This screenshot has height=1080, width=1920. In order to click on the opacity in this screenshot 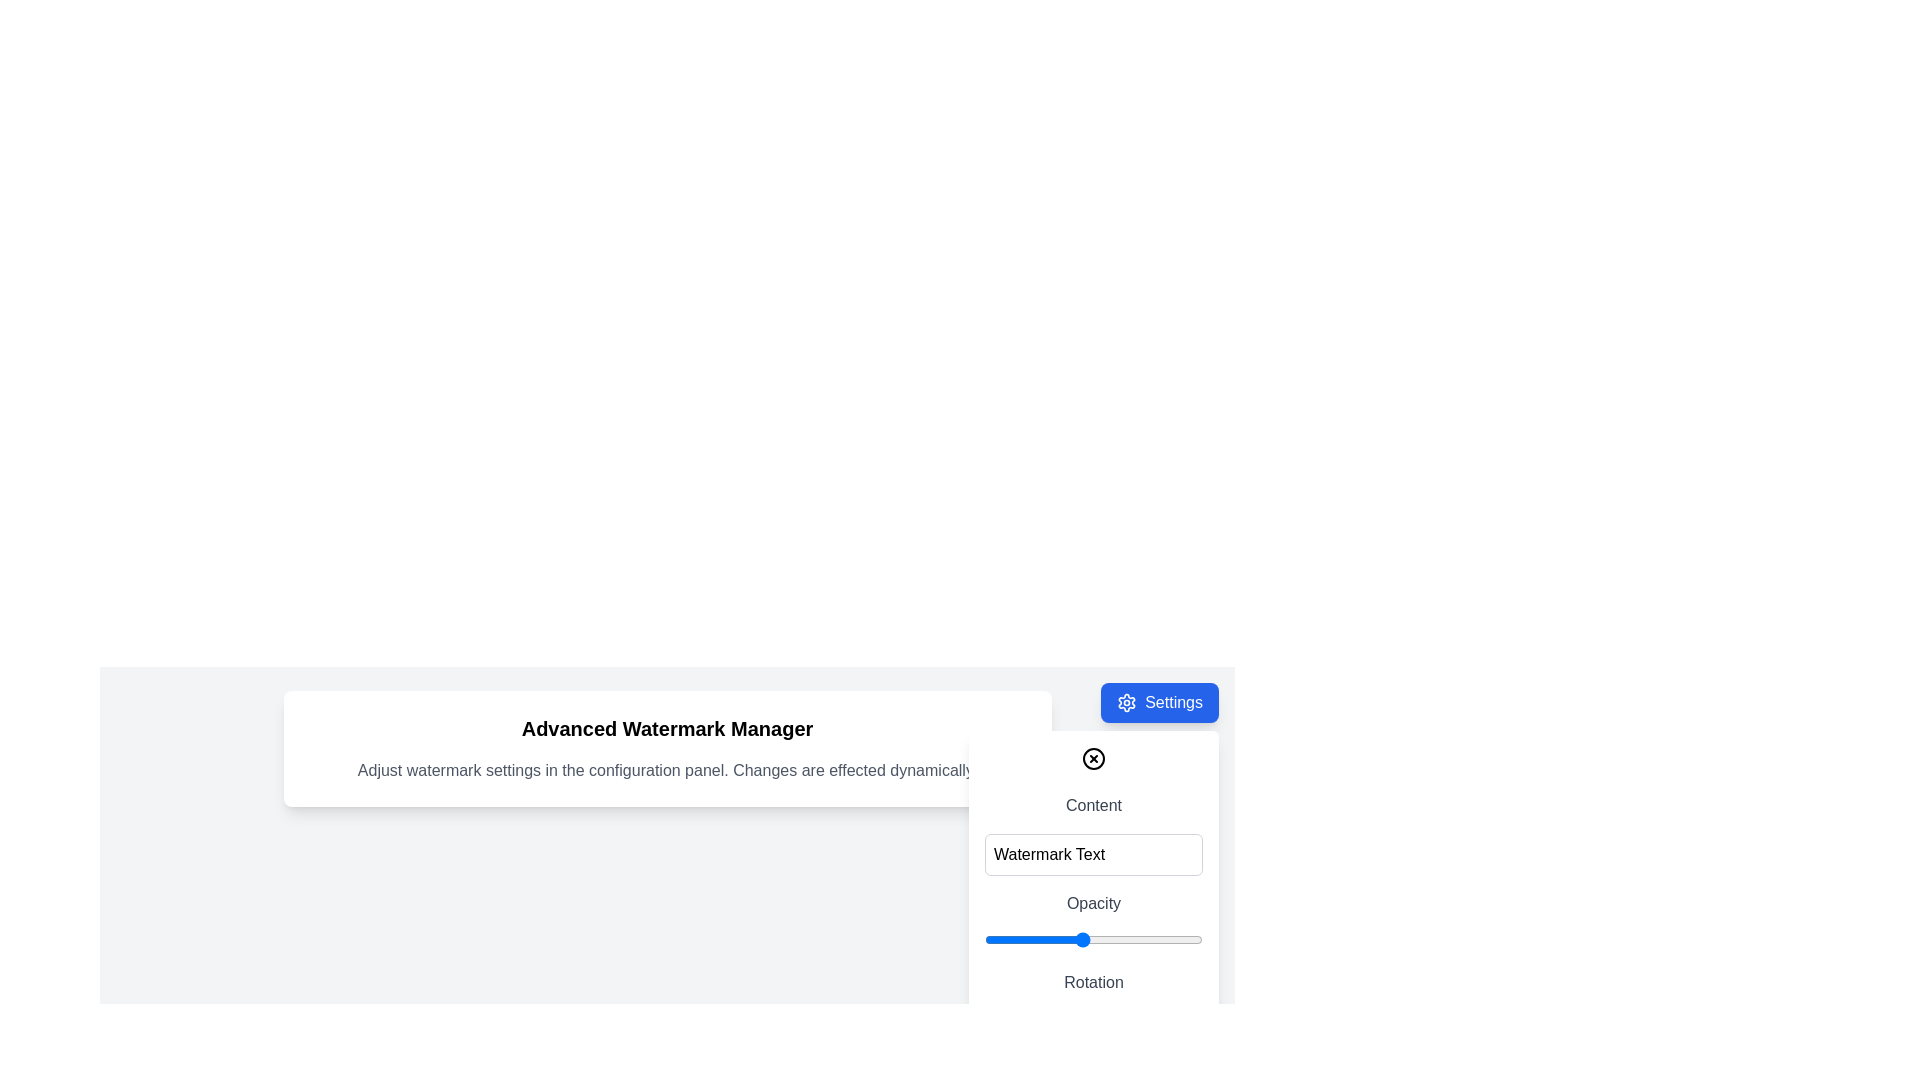, I will do `click(960, 940)`.